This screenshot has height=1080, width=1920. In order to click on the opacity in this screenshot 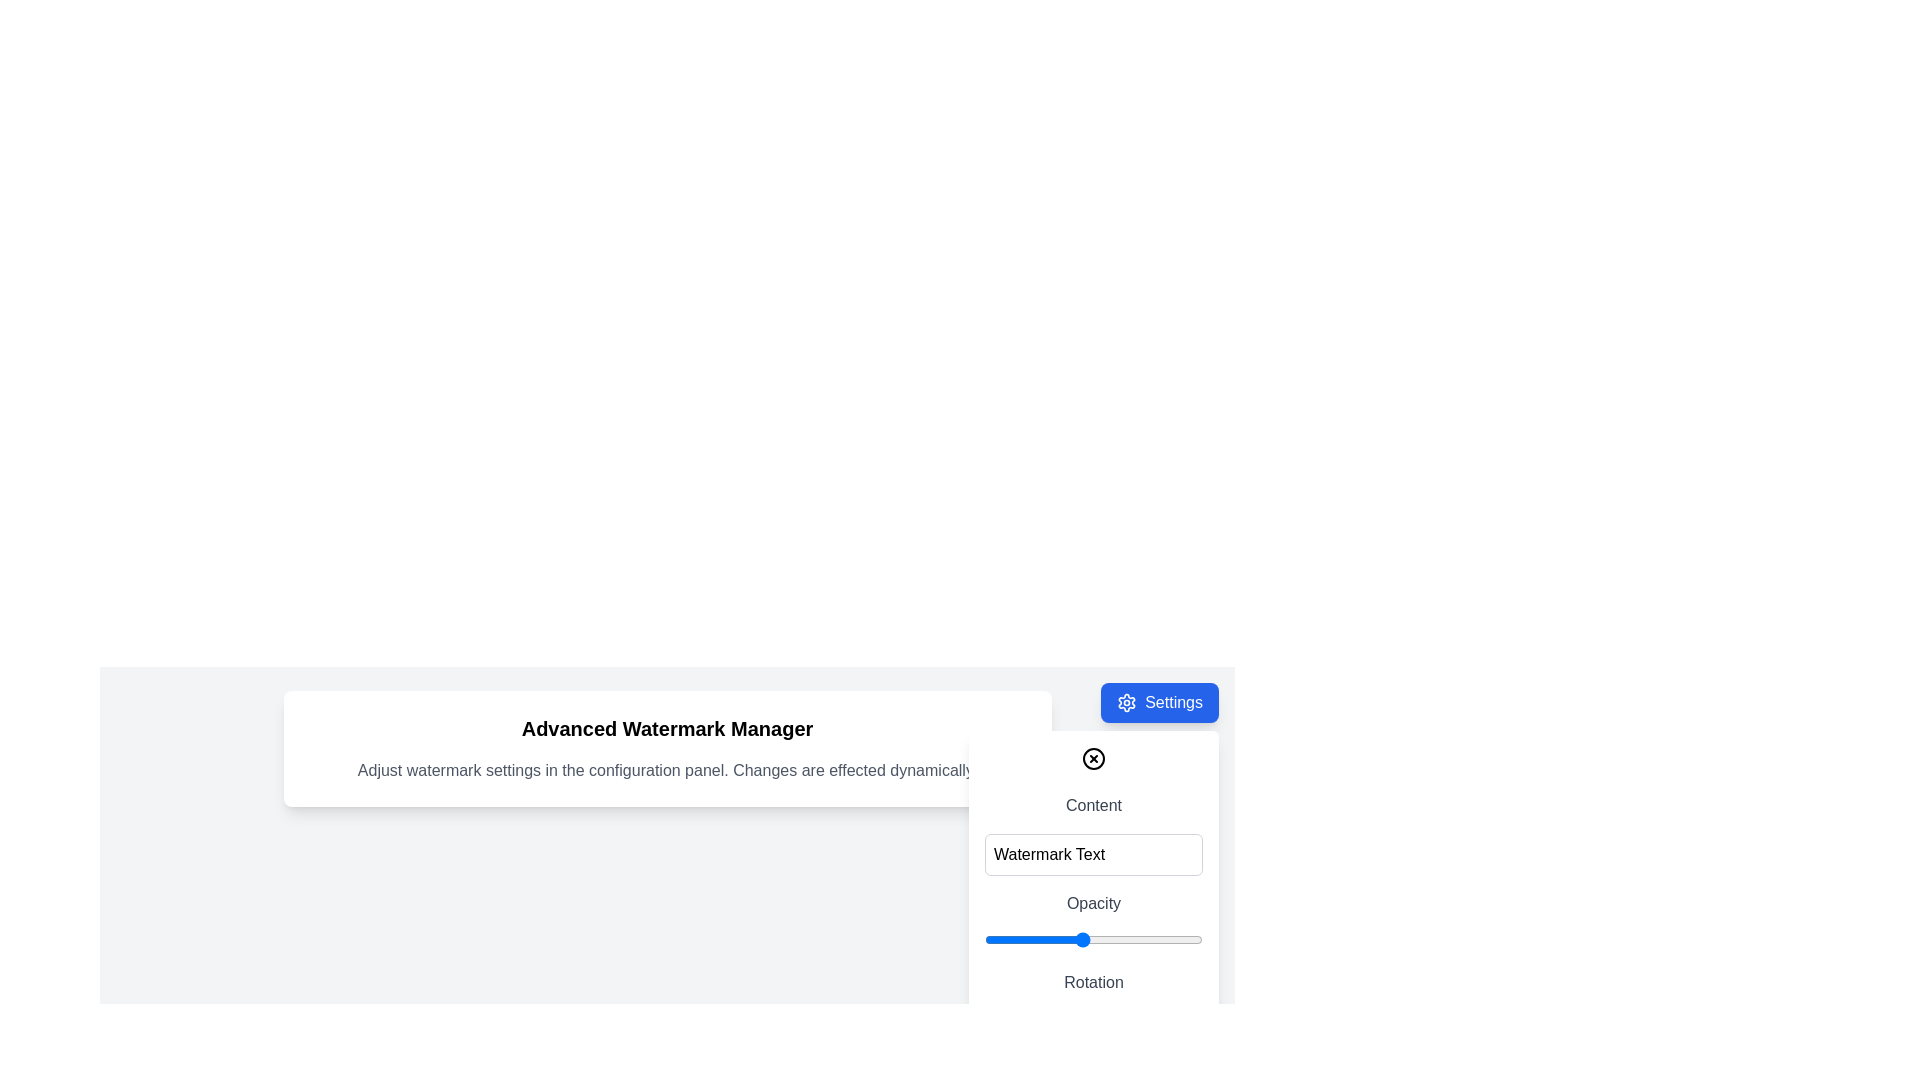, I will do `click(960, 940)`.